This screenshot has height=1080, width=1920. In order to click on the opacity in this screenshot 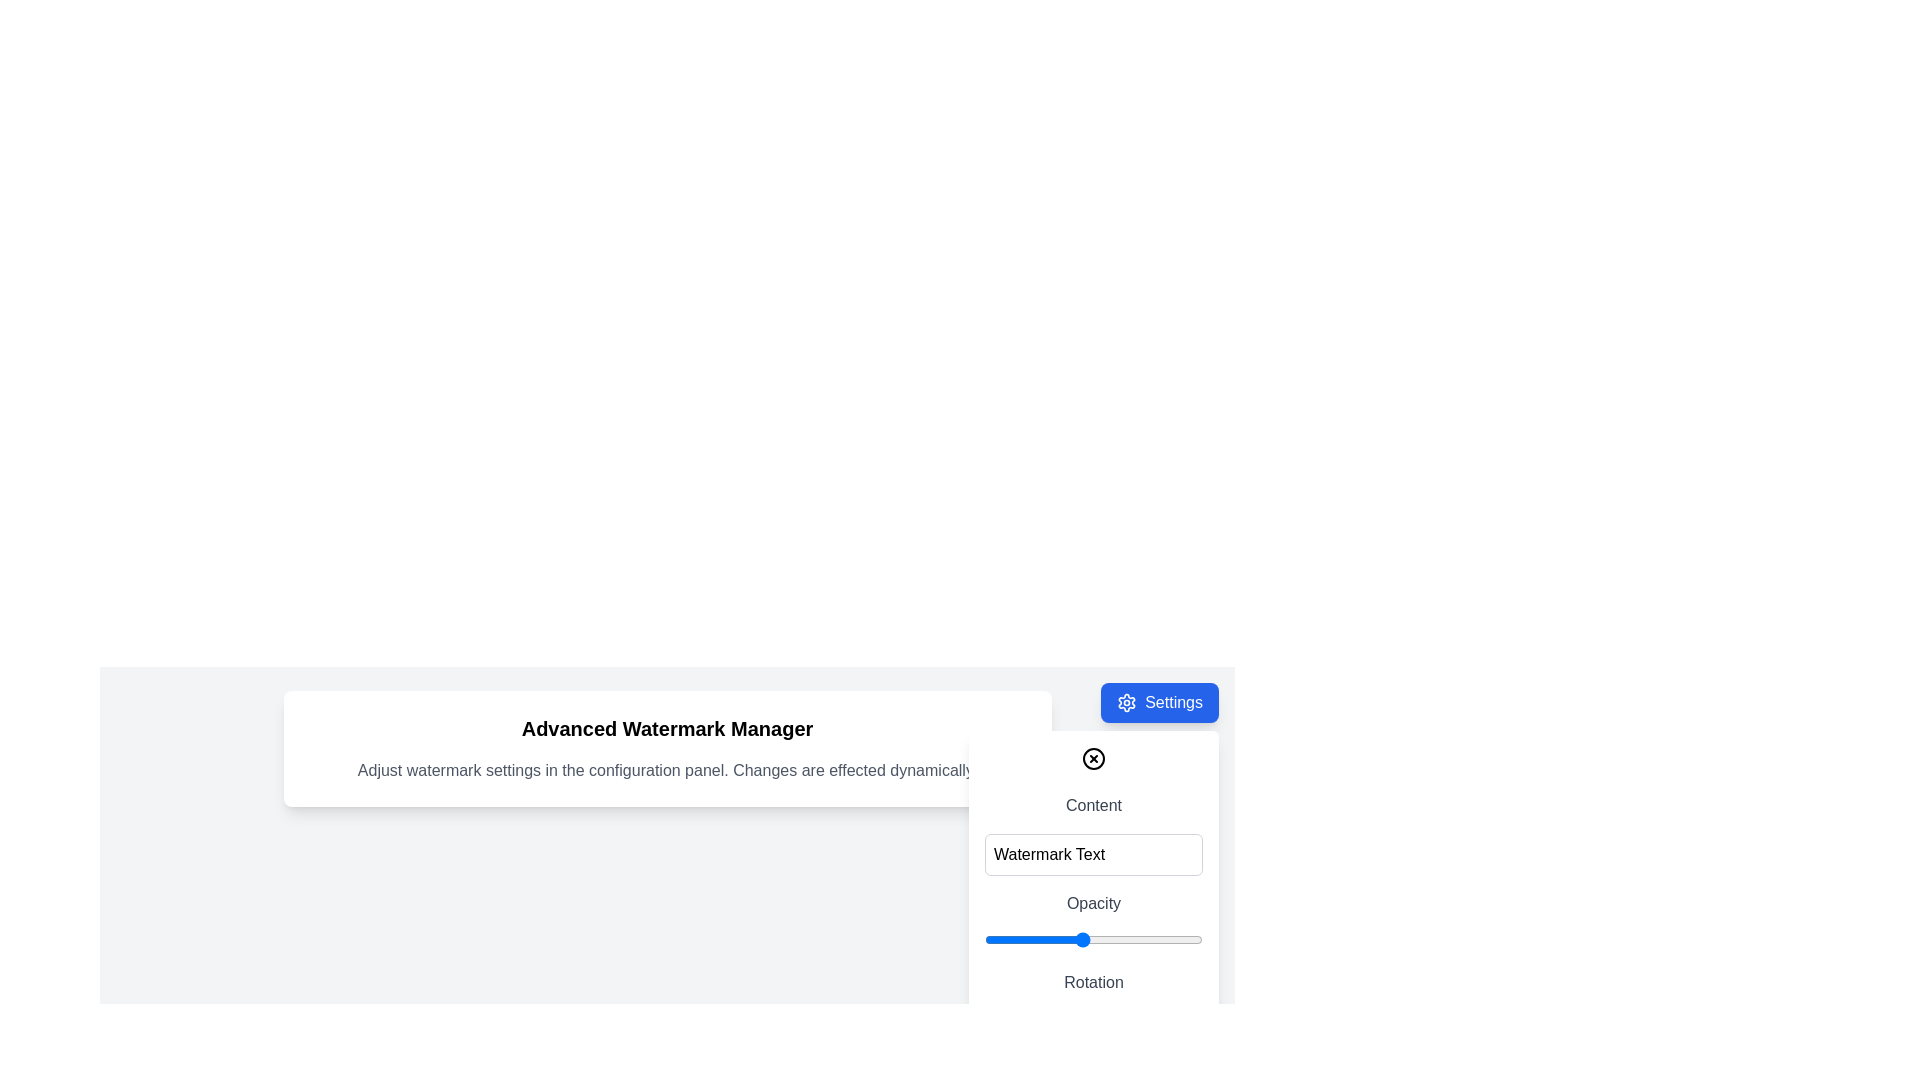, I will do `click(960, 940)`.